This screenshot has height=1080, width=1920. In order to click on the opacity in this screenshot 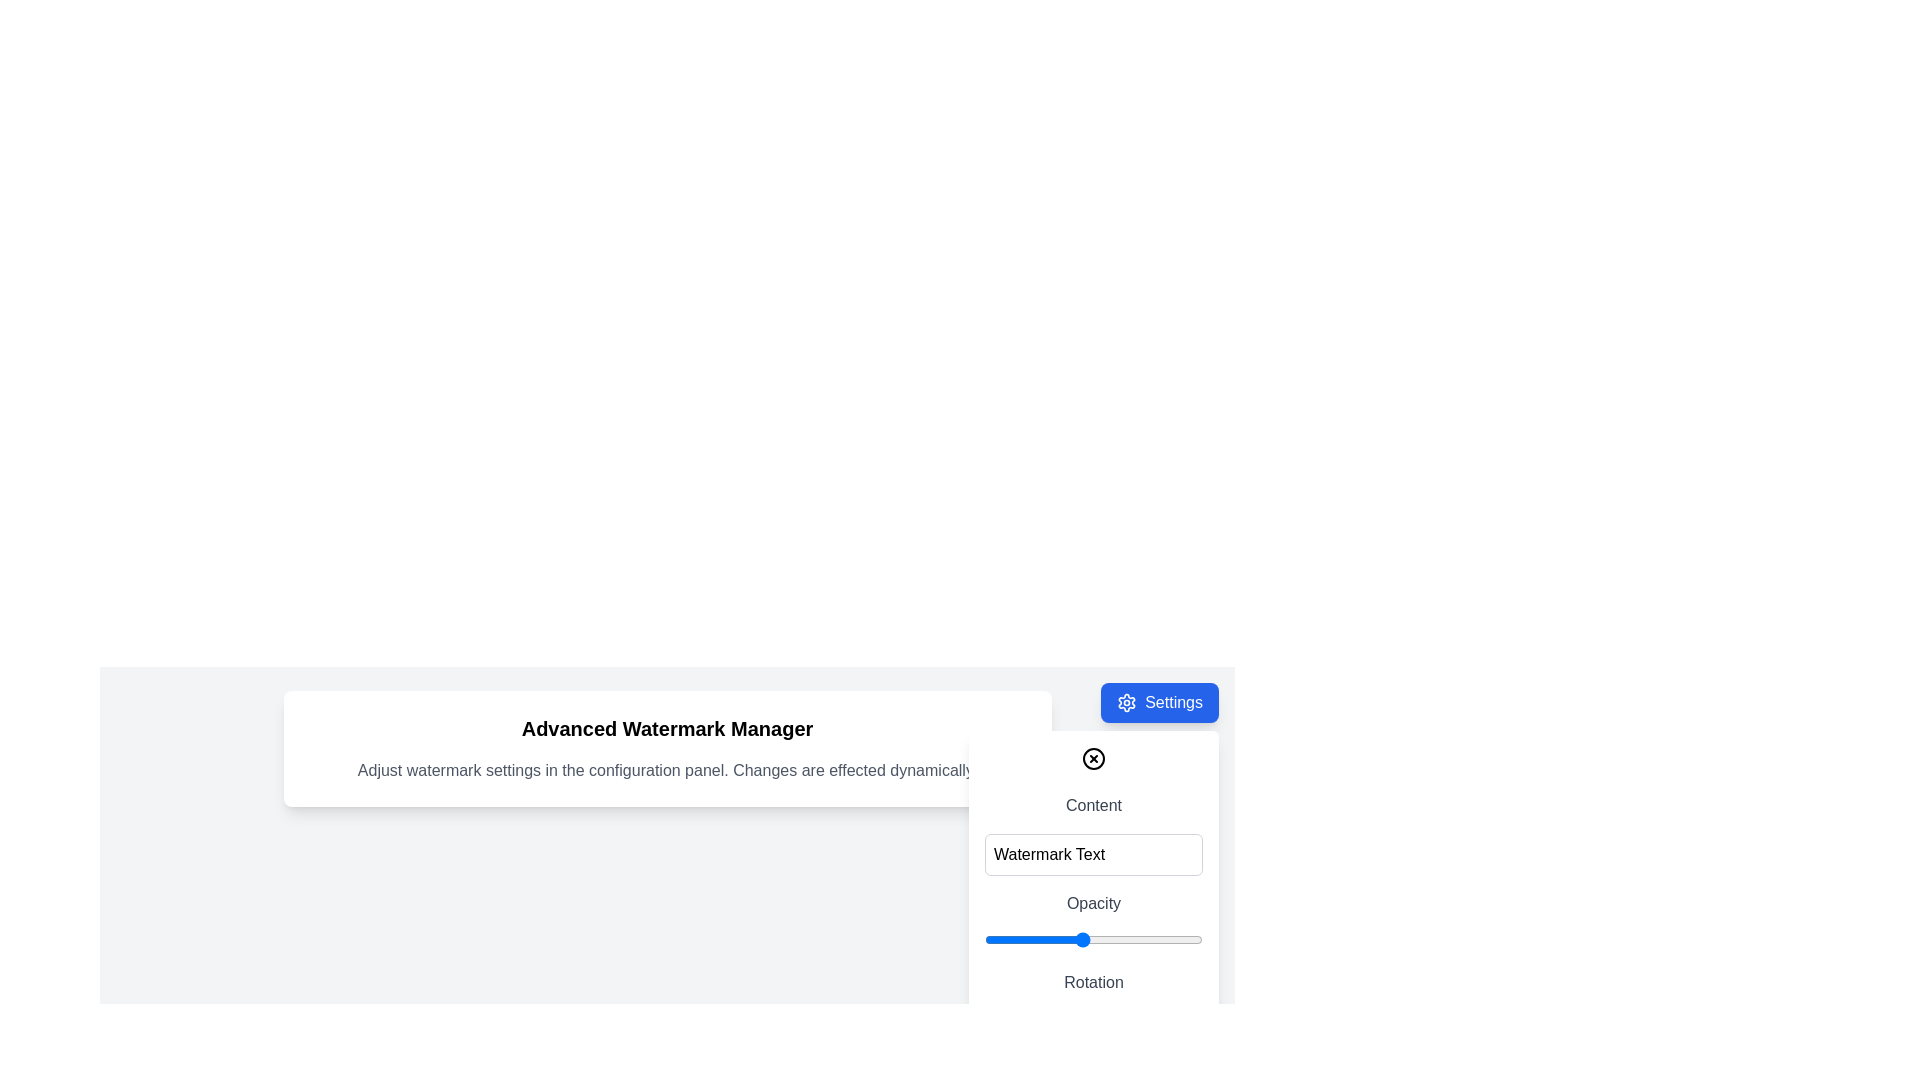, I will do `click(960, 940)`.